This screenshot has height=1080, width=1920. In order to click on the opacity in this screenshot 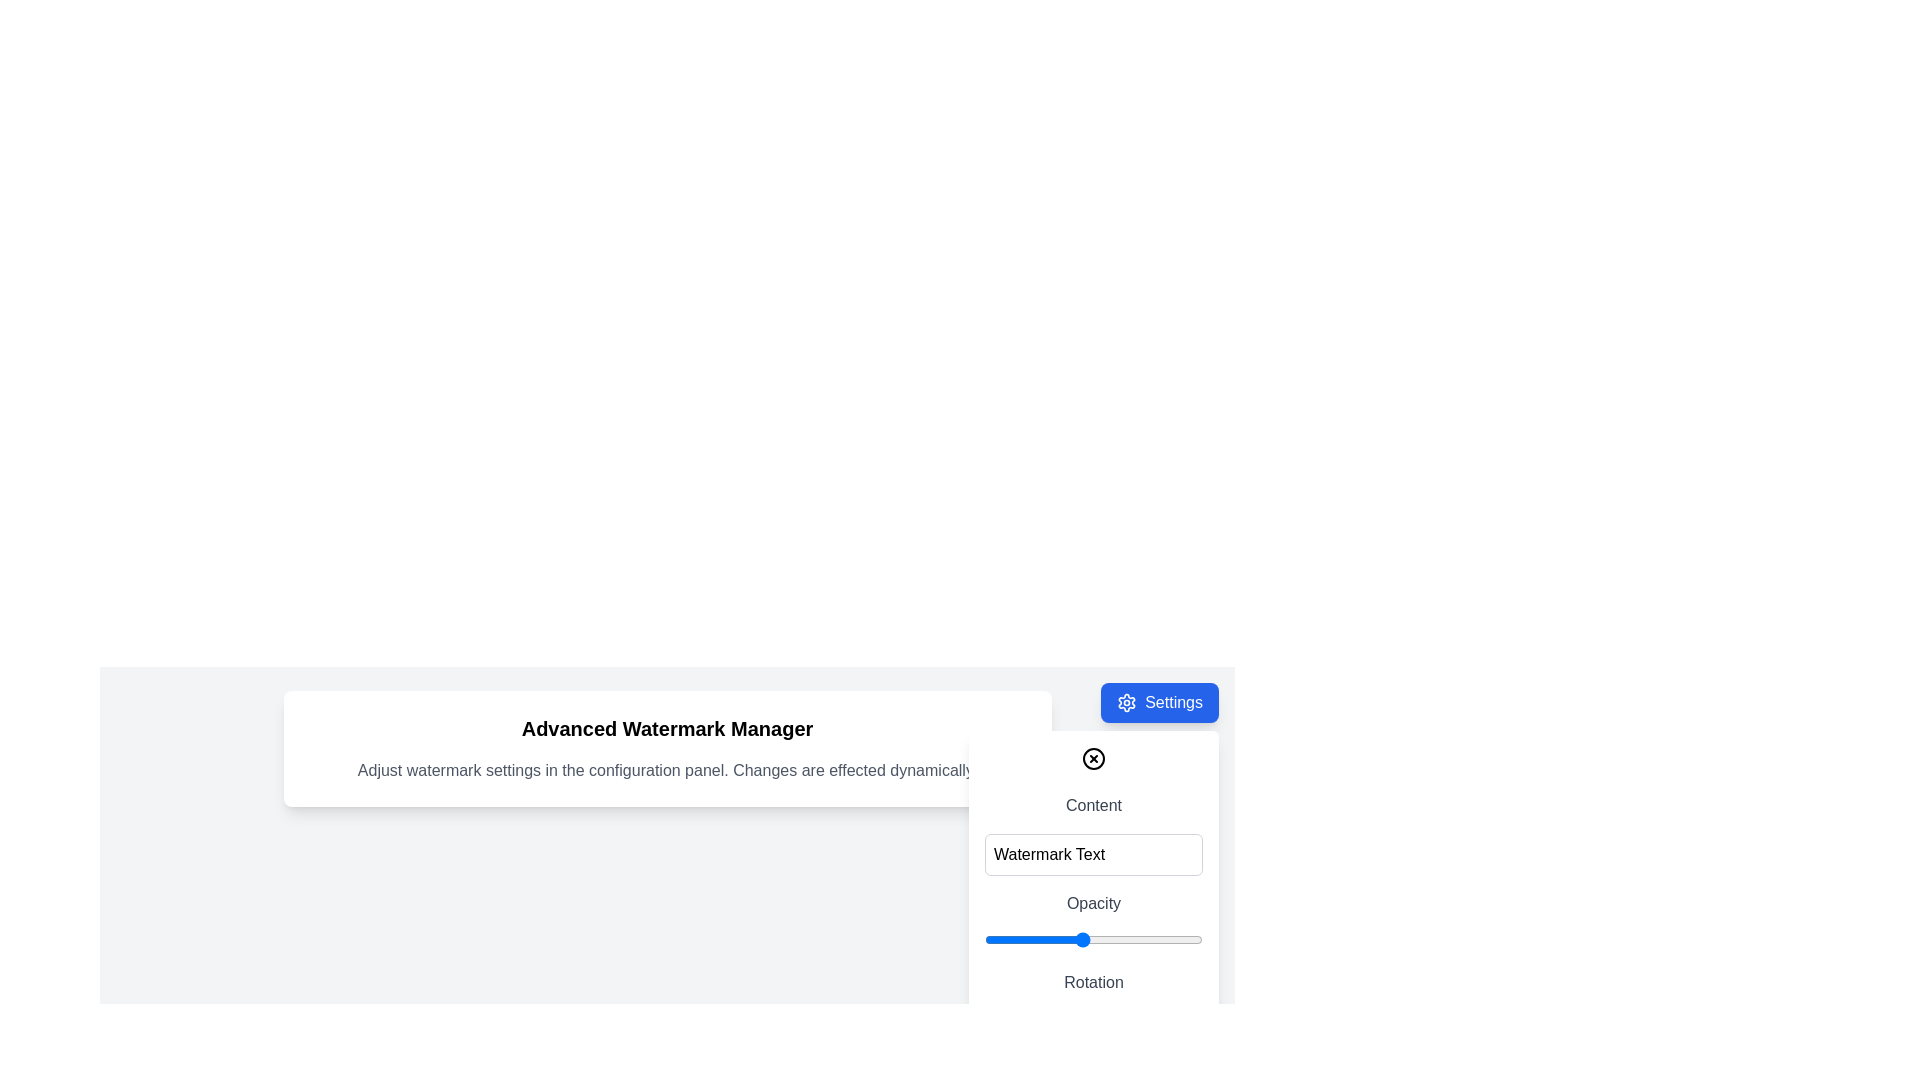, I will do `click(960, 940)`.